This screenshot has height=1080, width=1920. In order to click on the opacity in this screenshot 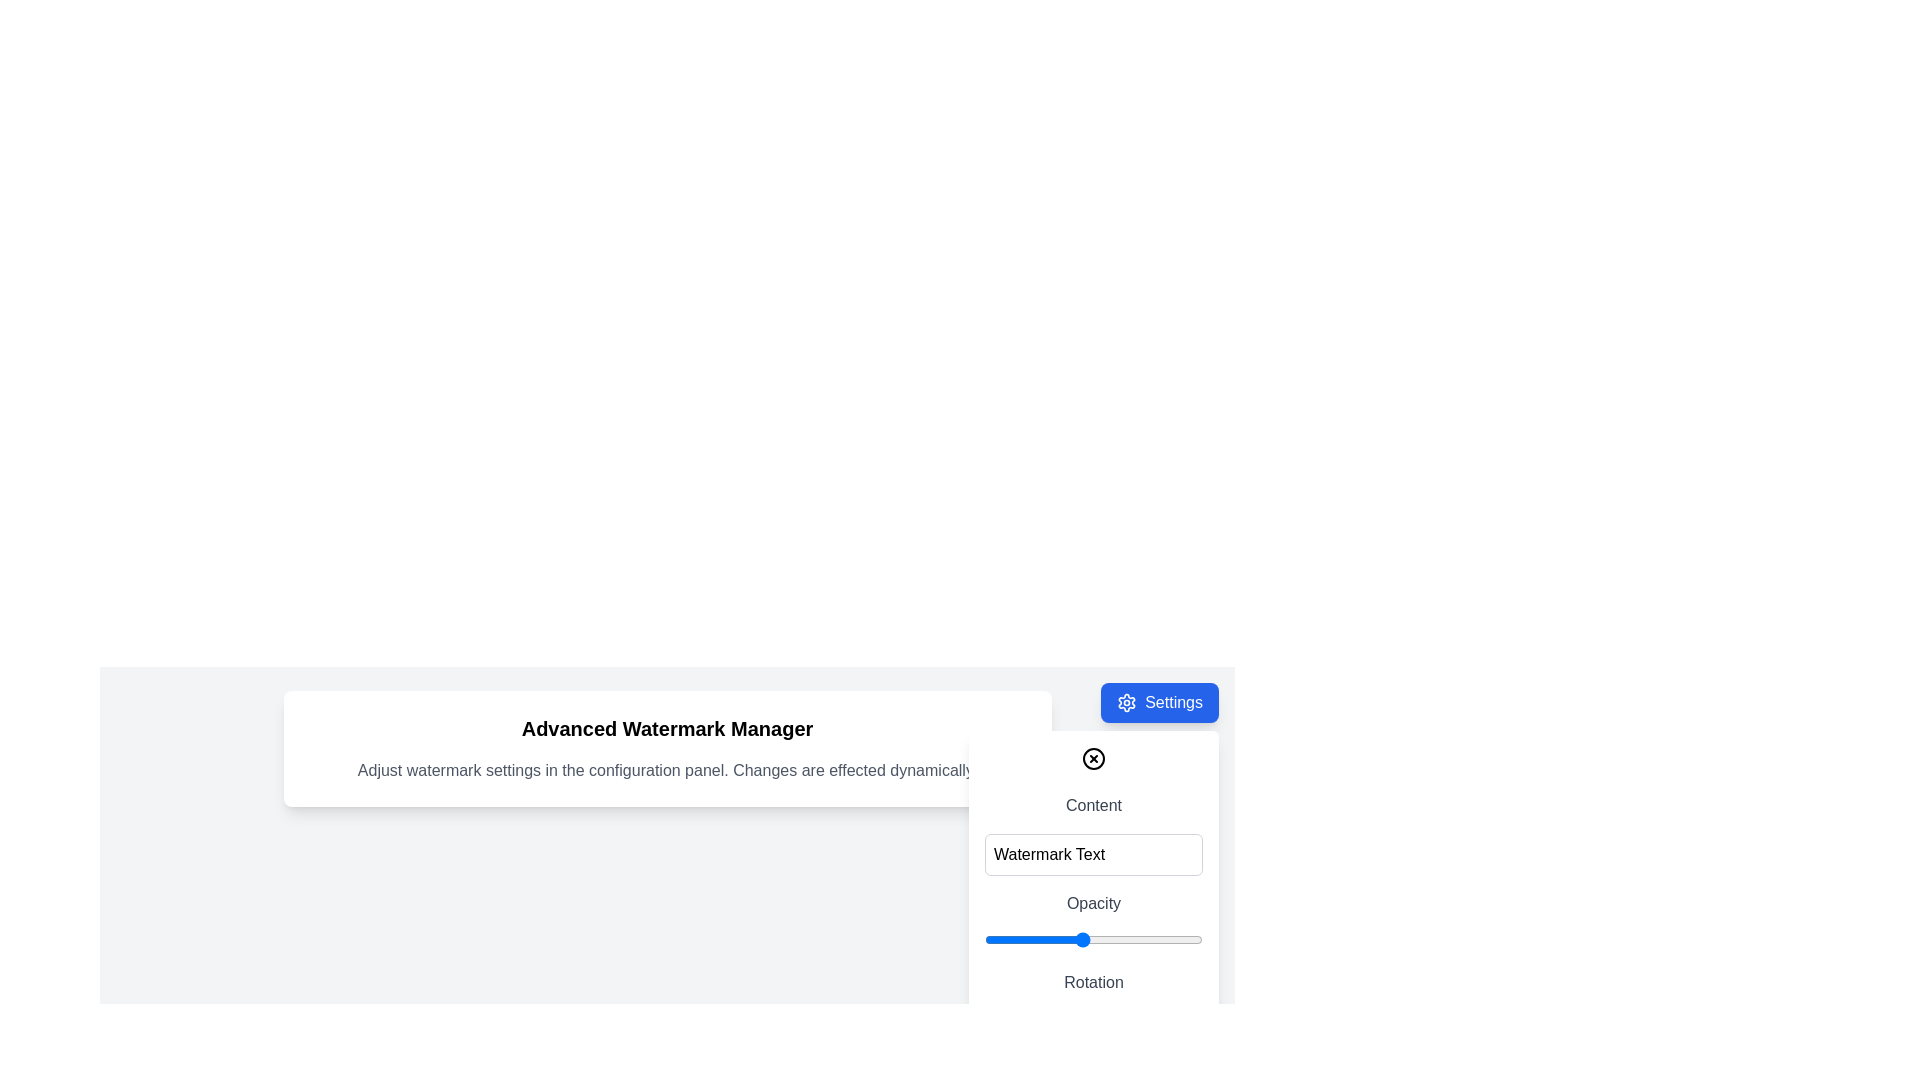, I will do `click(960, 940)`.